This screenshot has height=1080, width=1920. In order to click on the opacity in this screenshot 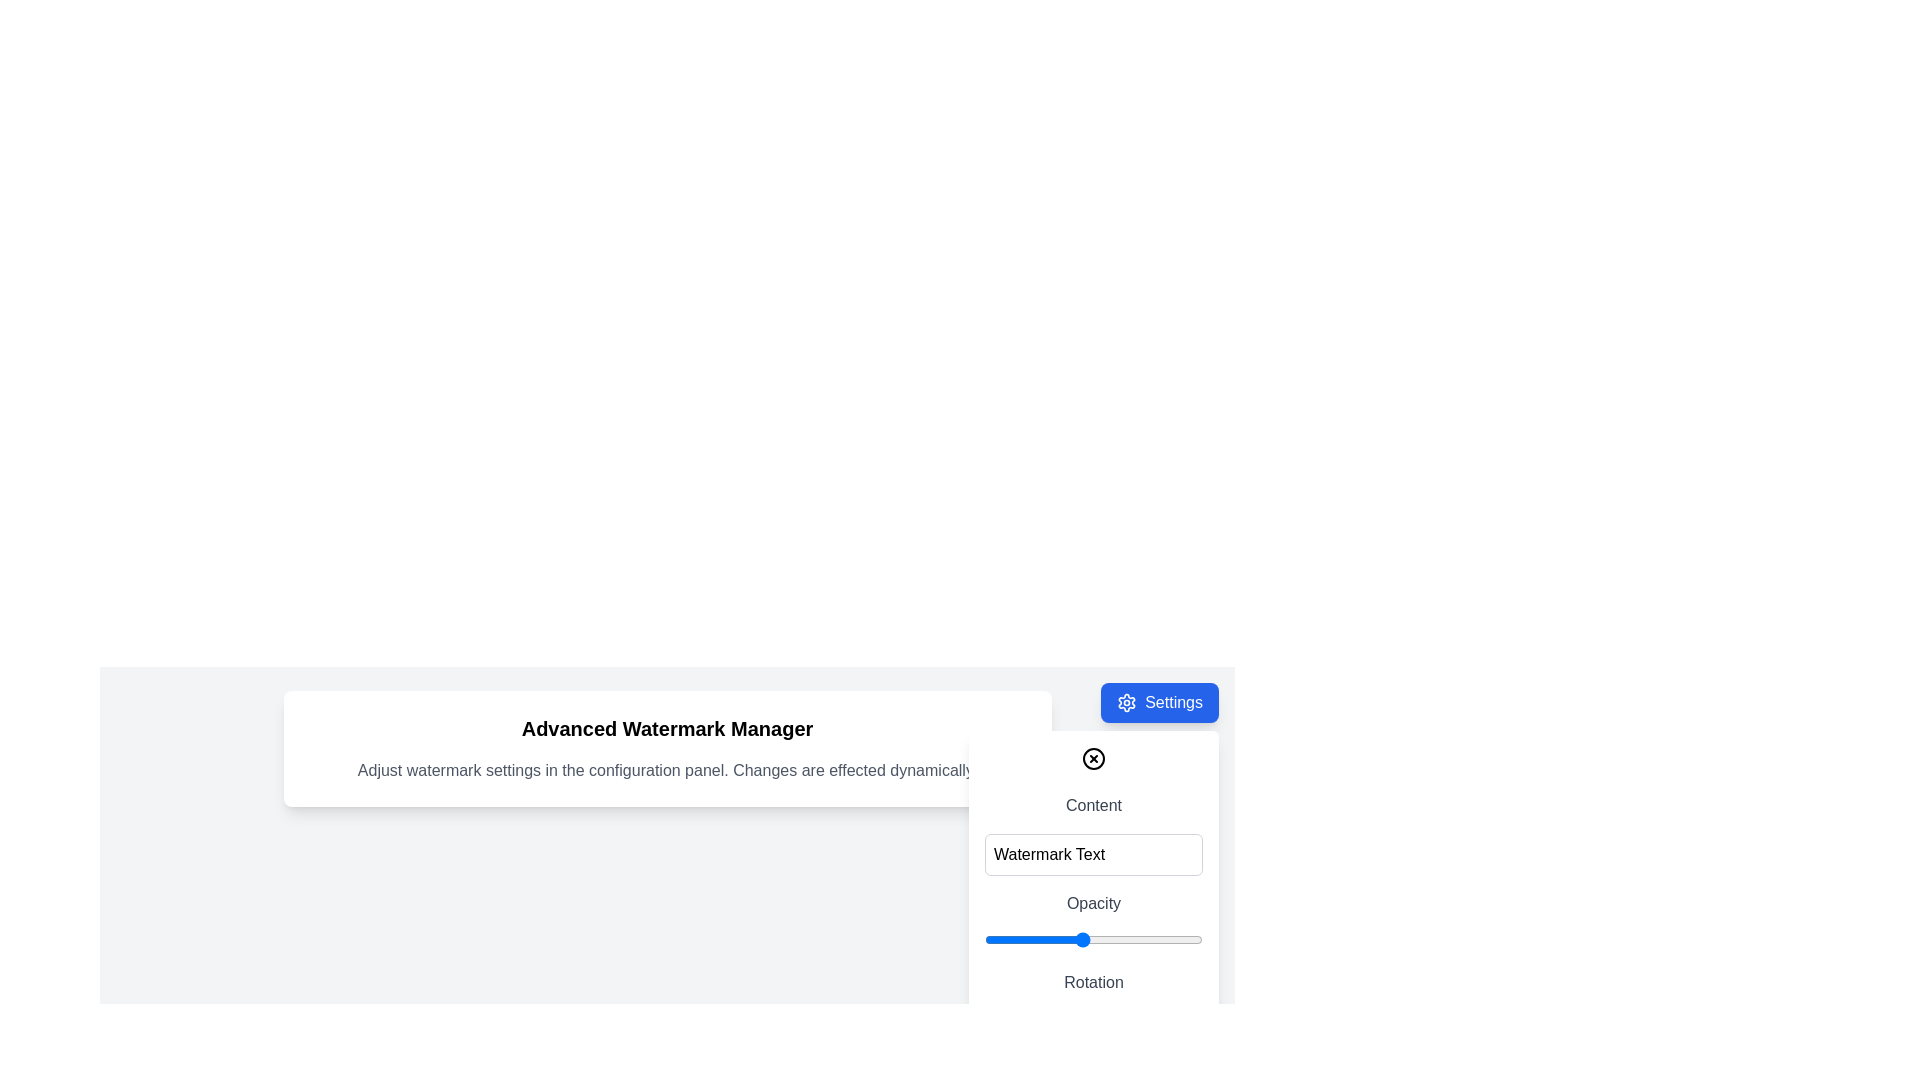, I will do `click(960, 940)`.